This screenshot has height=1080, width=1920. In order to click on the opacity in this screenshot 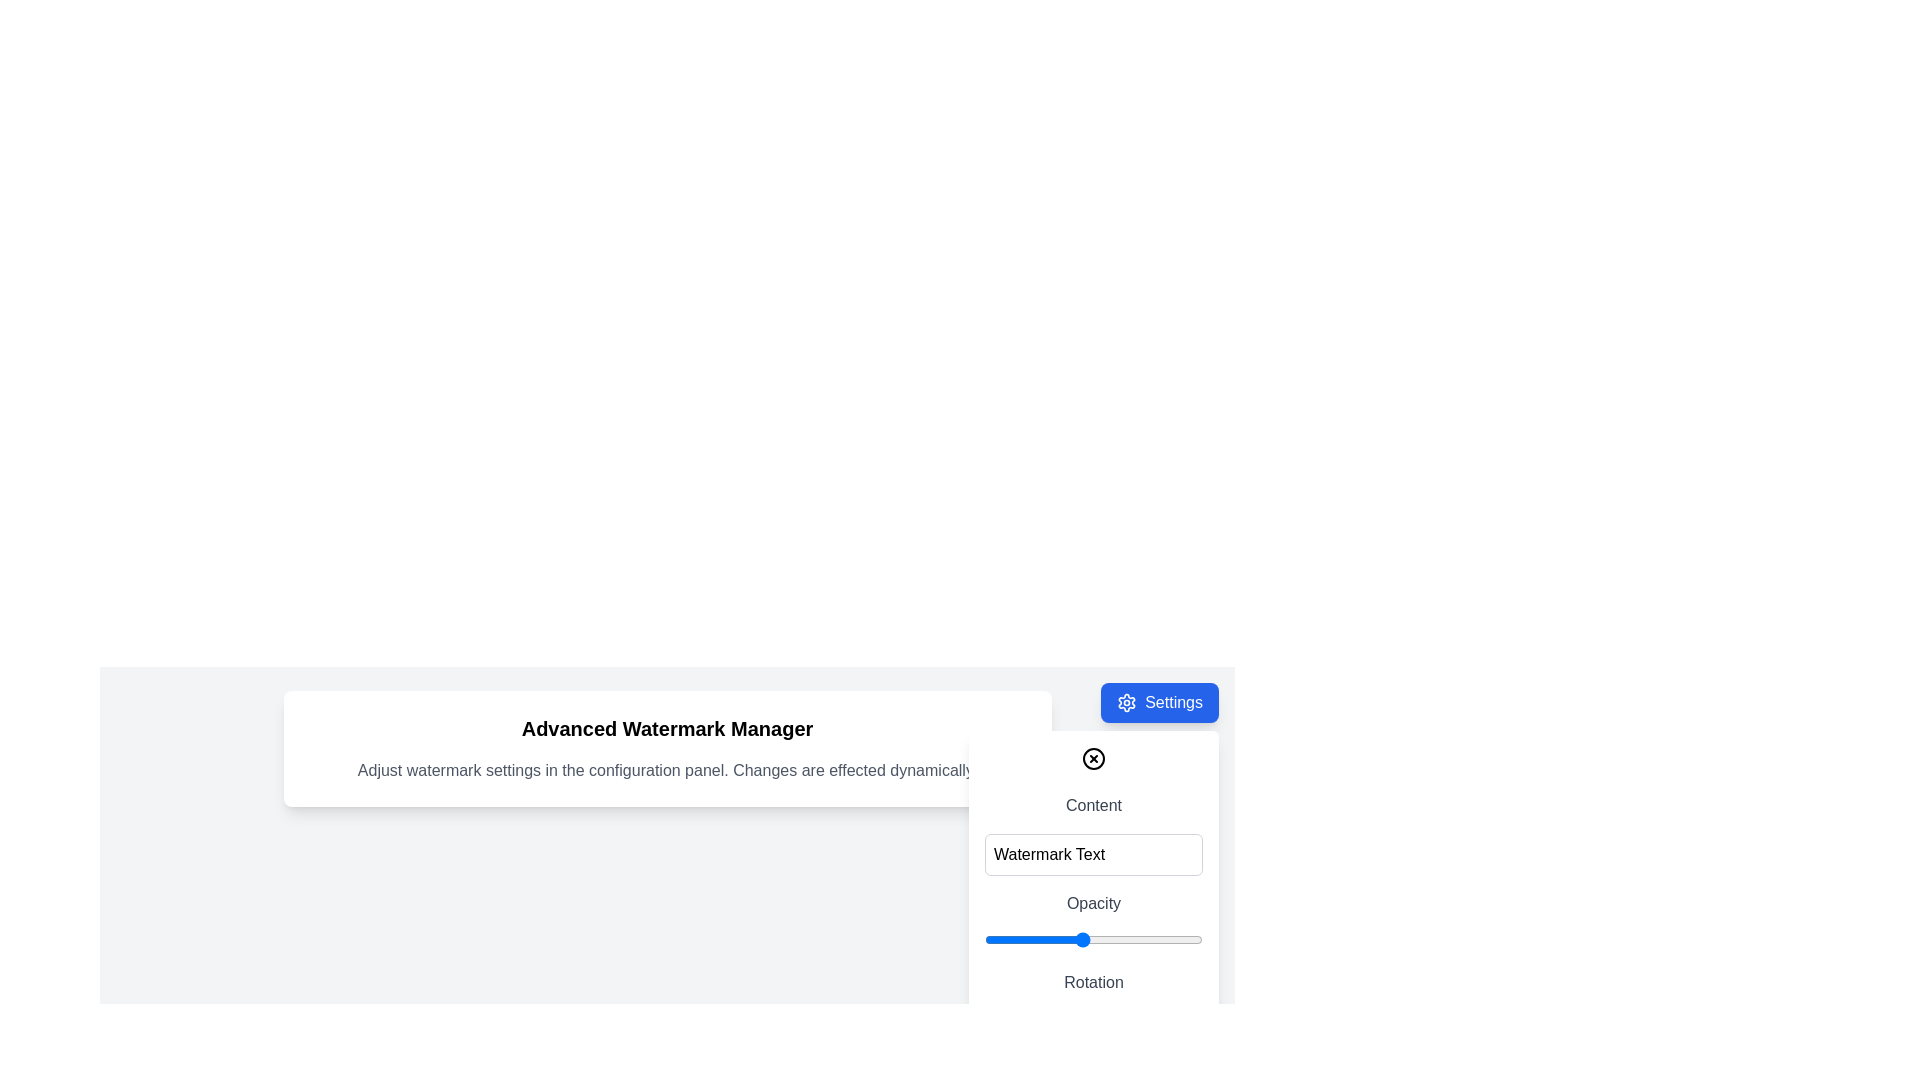, I will do `click(960, 940)`.